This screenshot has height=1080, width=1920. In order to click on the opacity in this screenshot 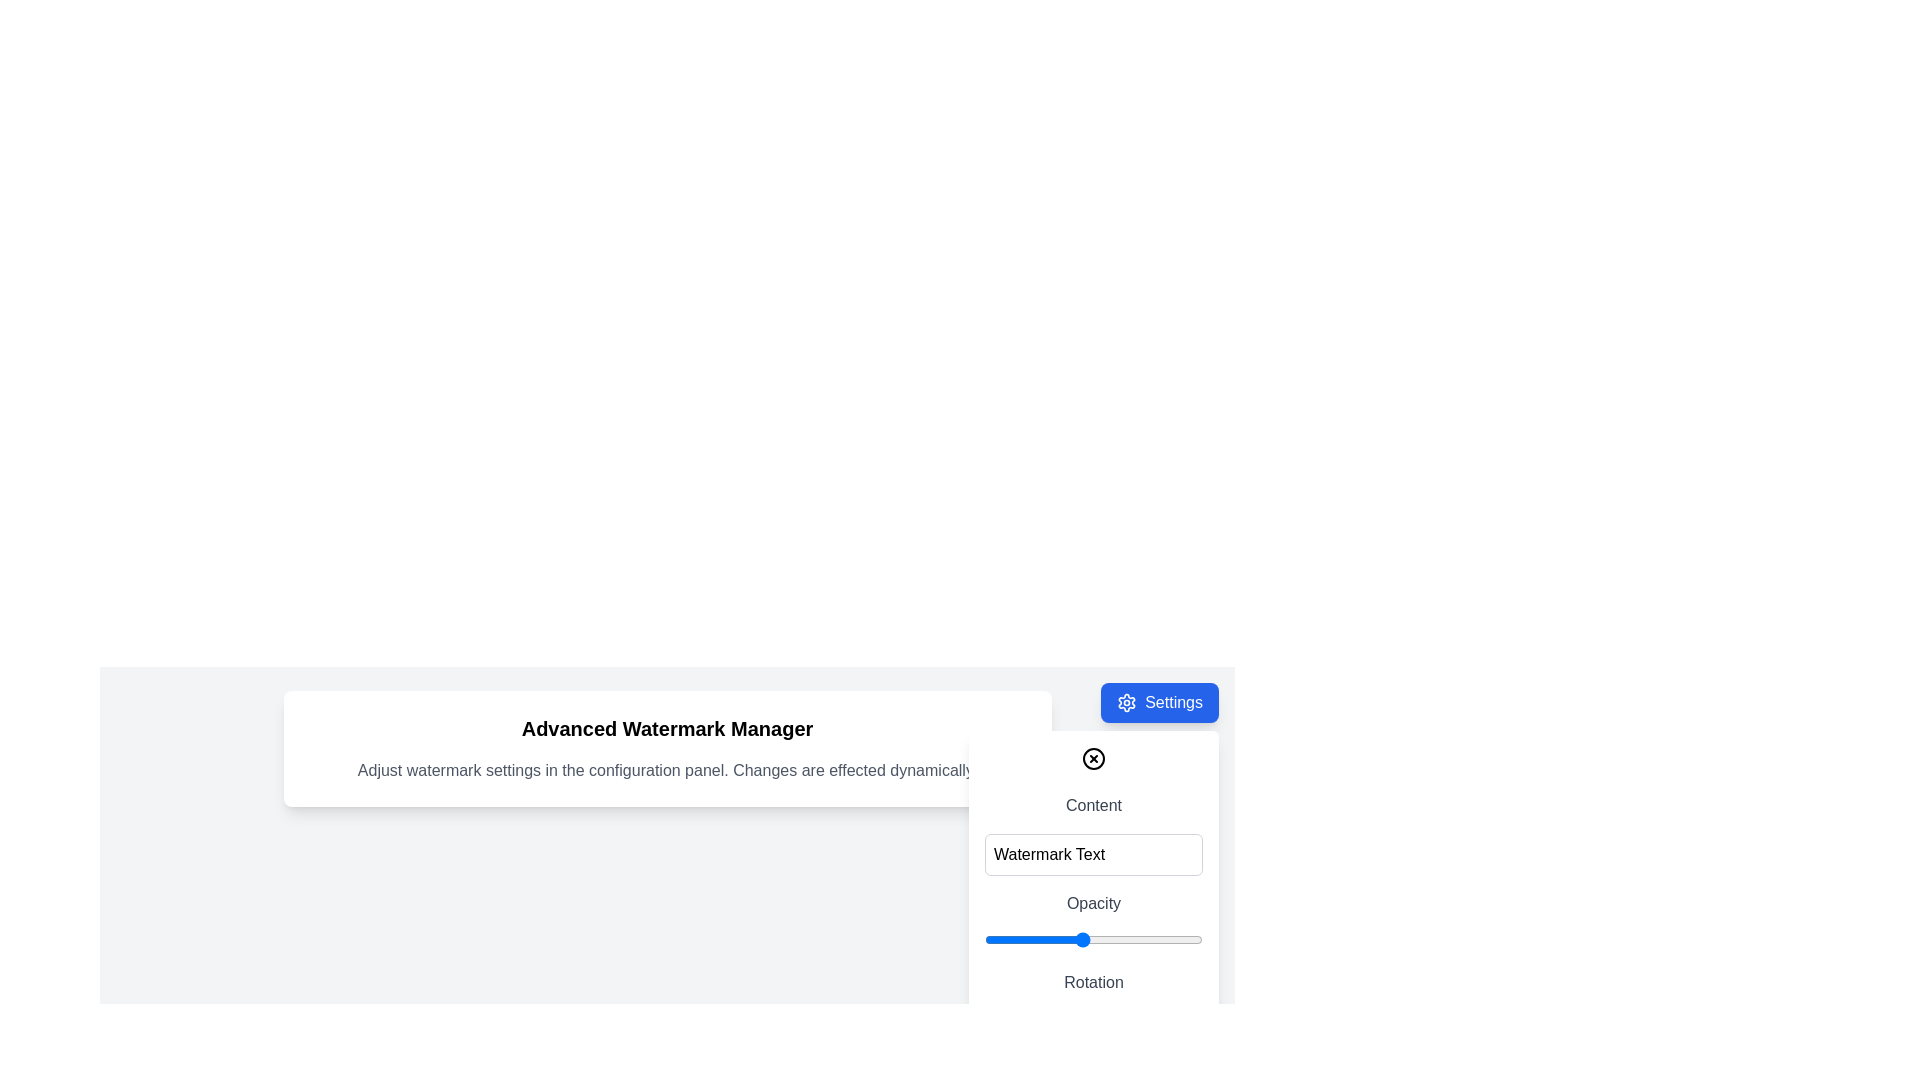, I will do `click(960, 940)`.